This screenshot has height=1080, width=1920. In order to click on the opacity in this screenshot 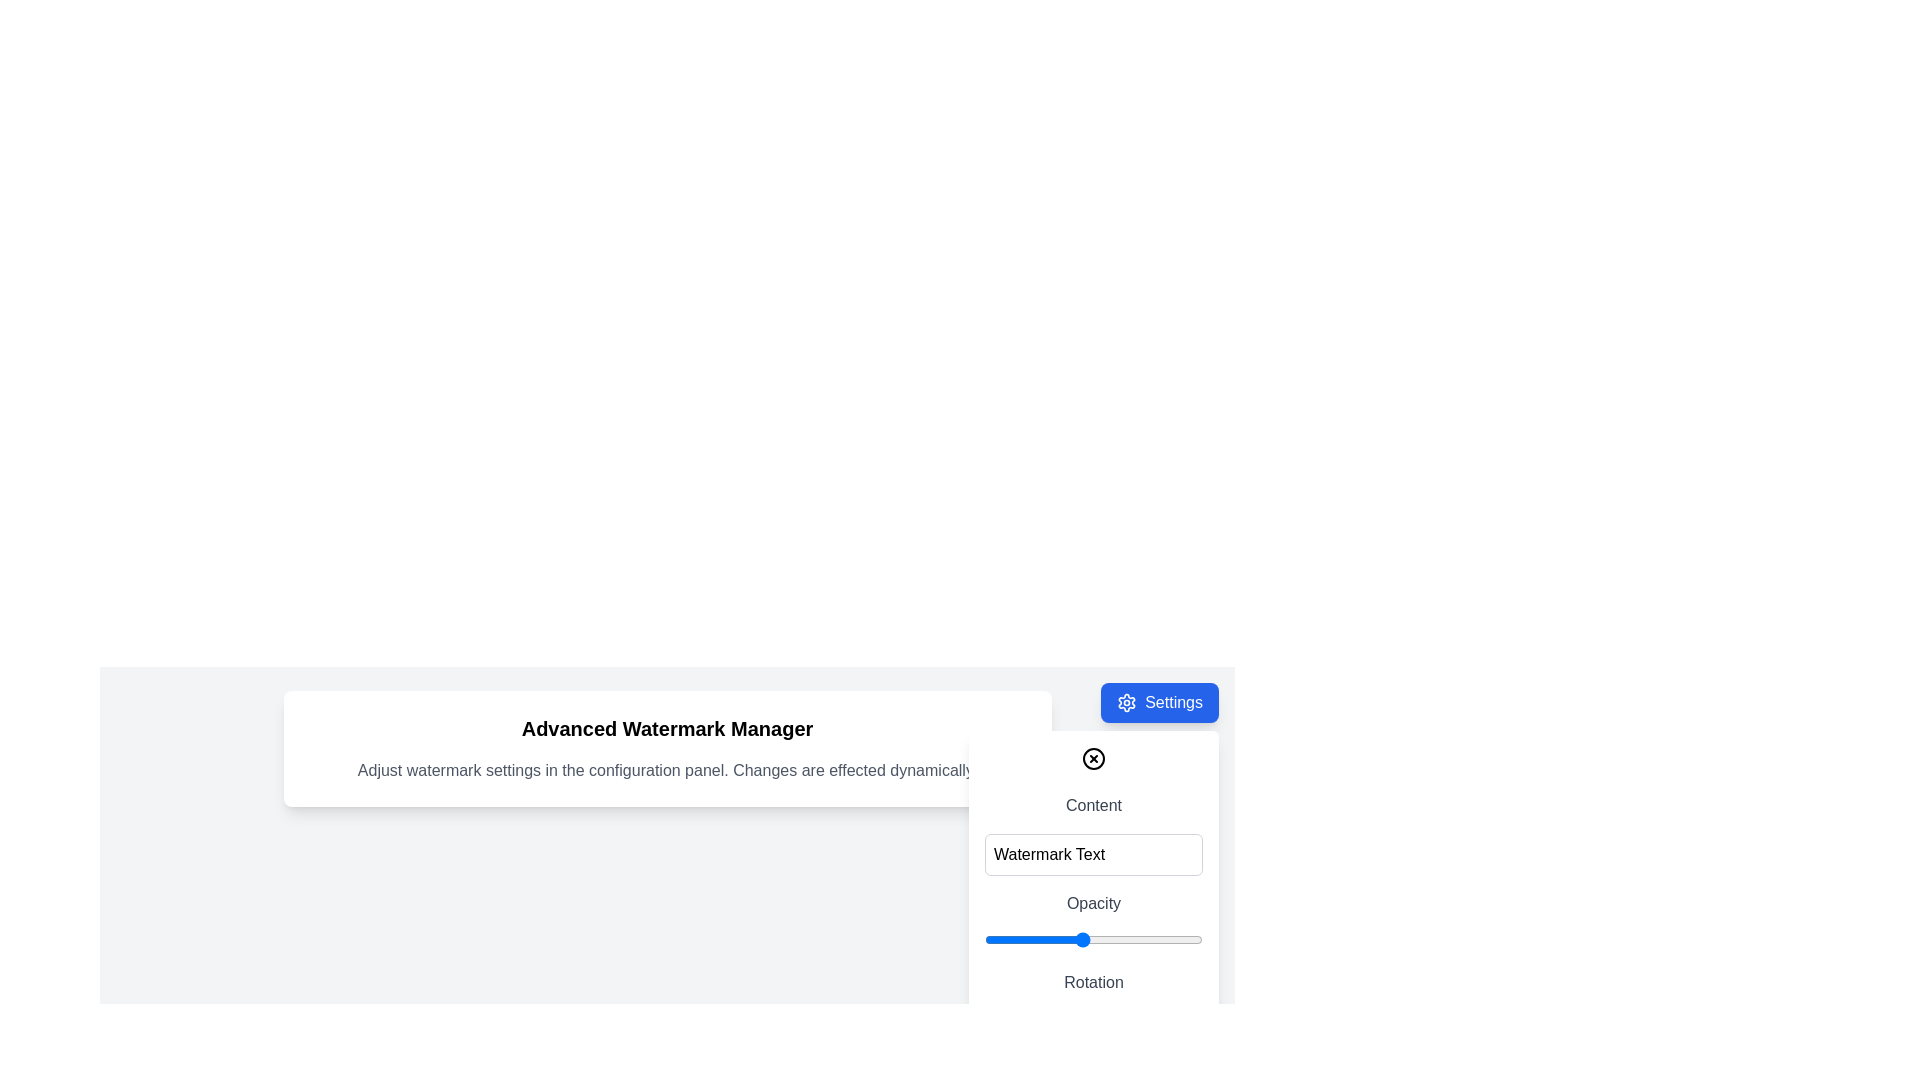, I will do `click(960, 940)`.